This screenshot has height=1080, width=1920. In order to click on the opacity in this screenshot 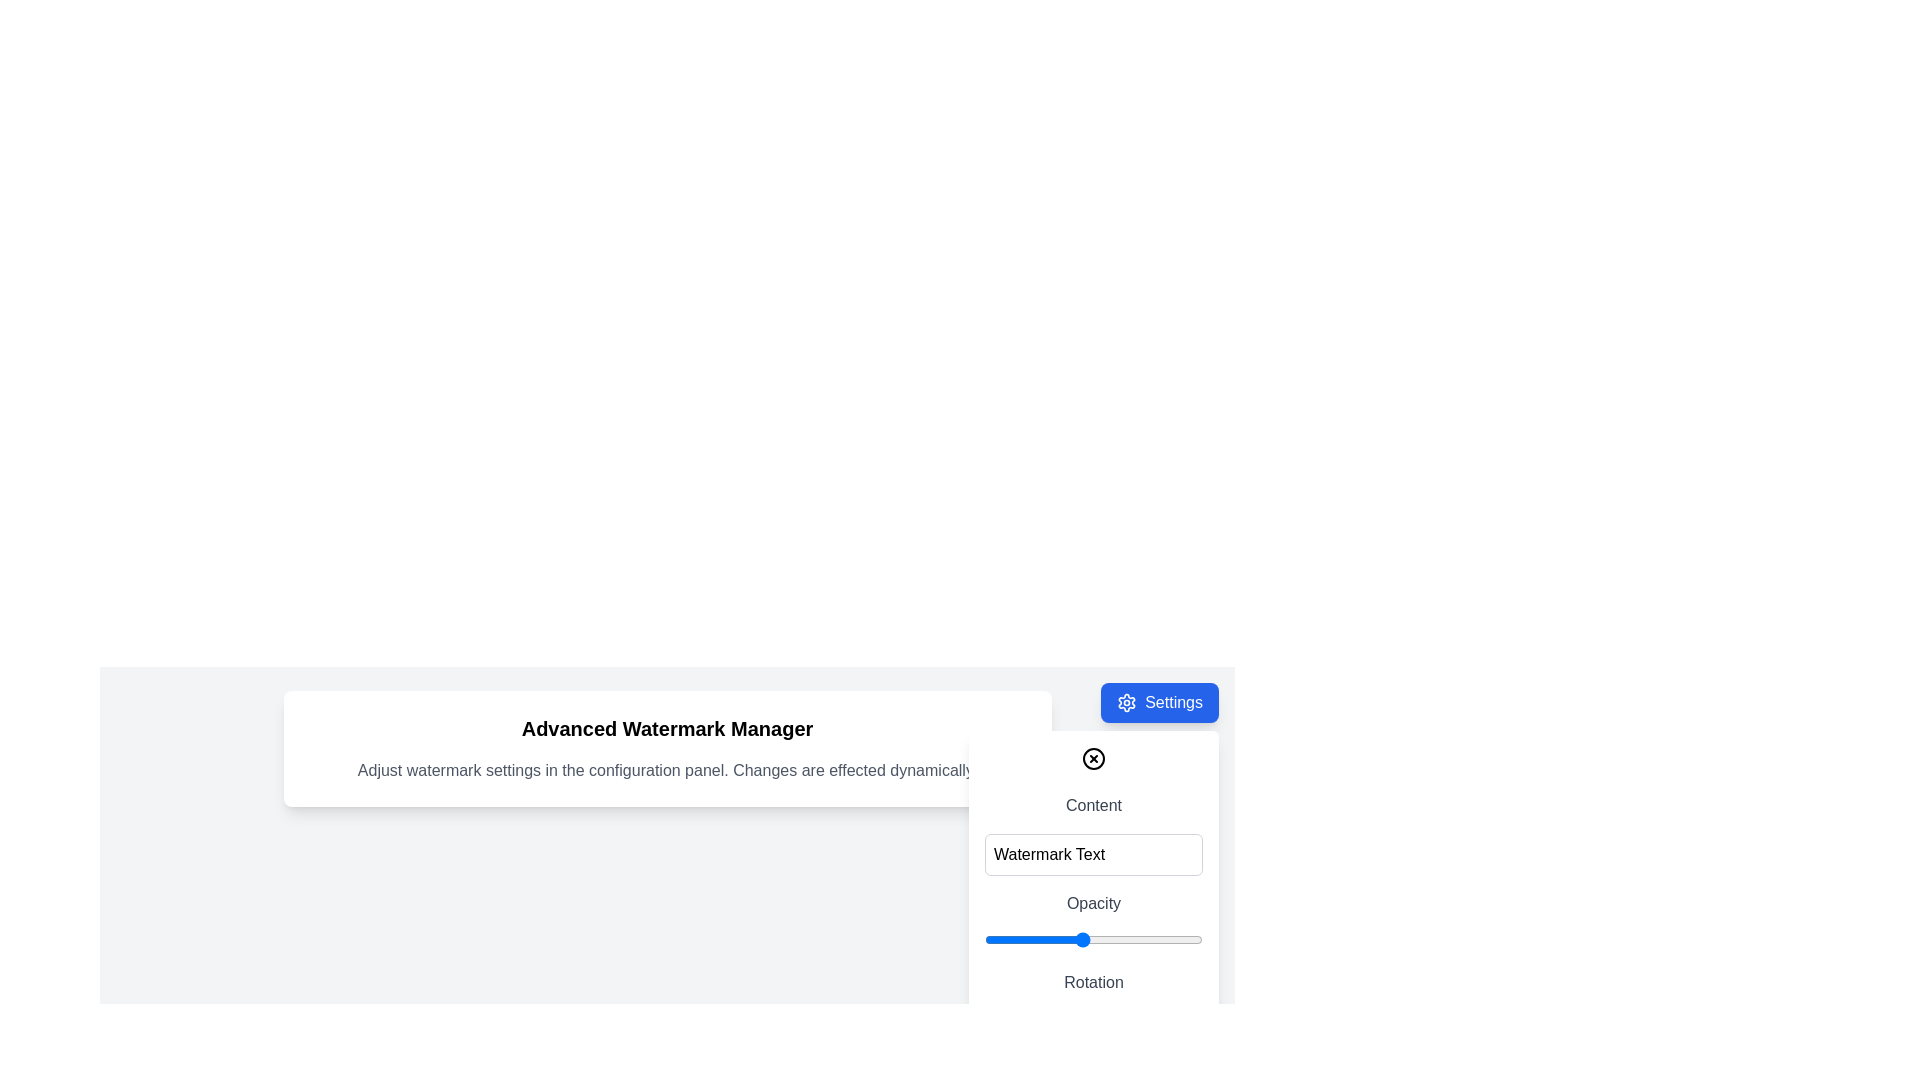, I will do `click(960, 940)`.